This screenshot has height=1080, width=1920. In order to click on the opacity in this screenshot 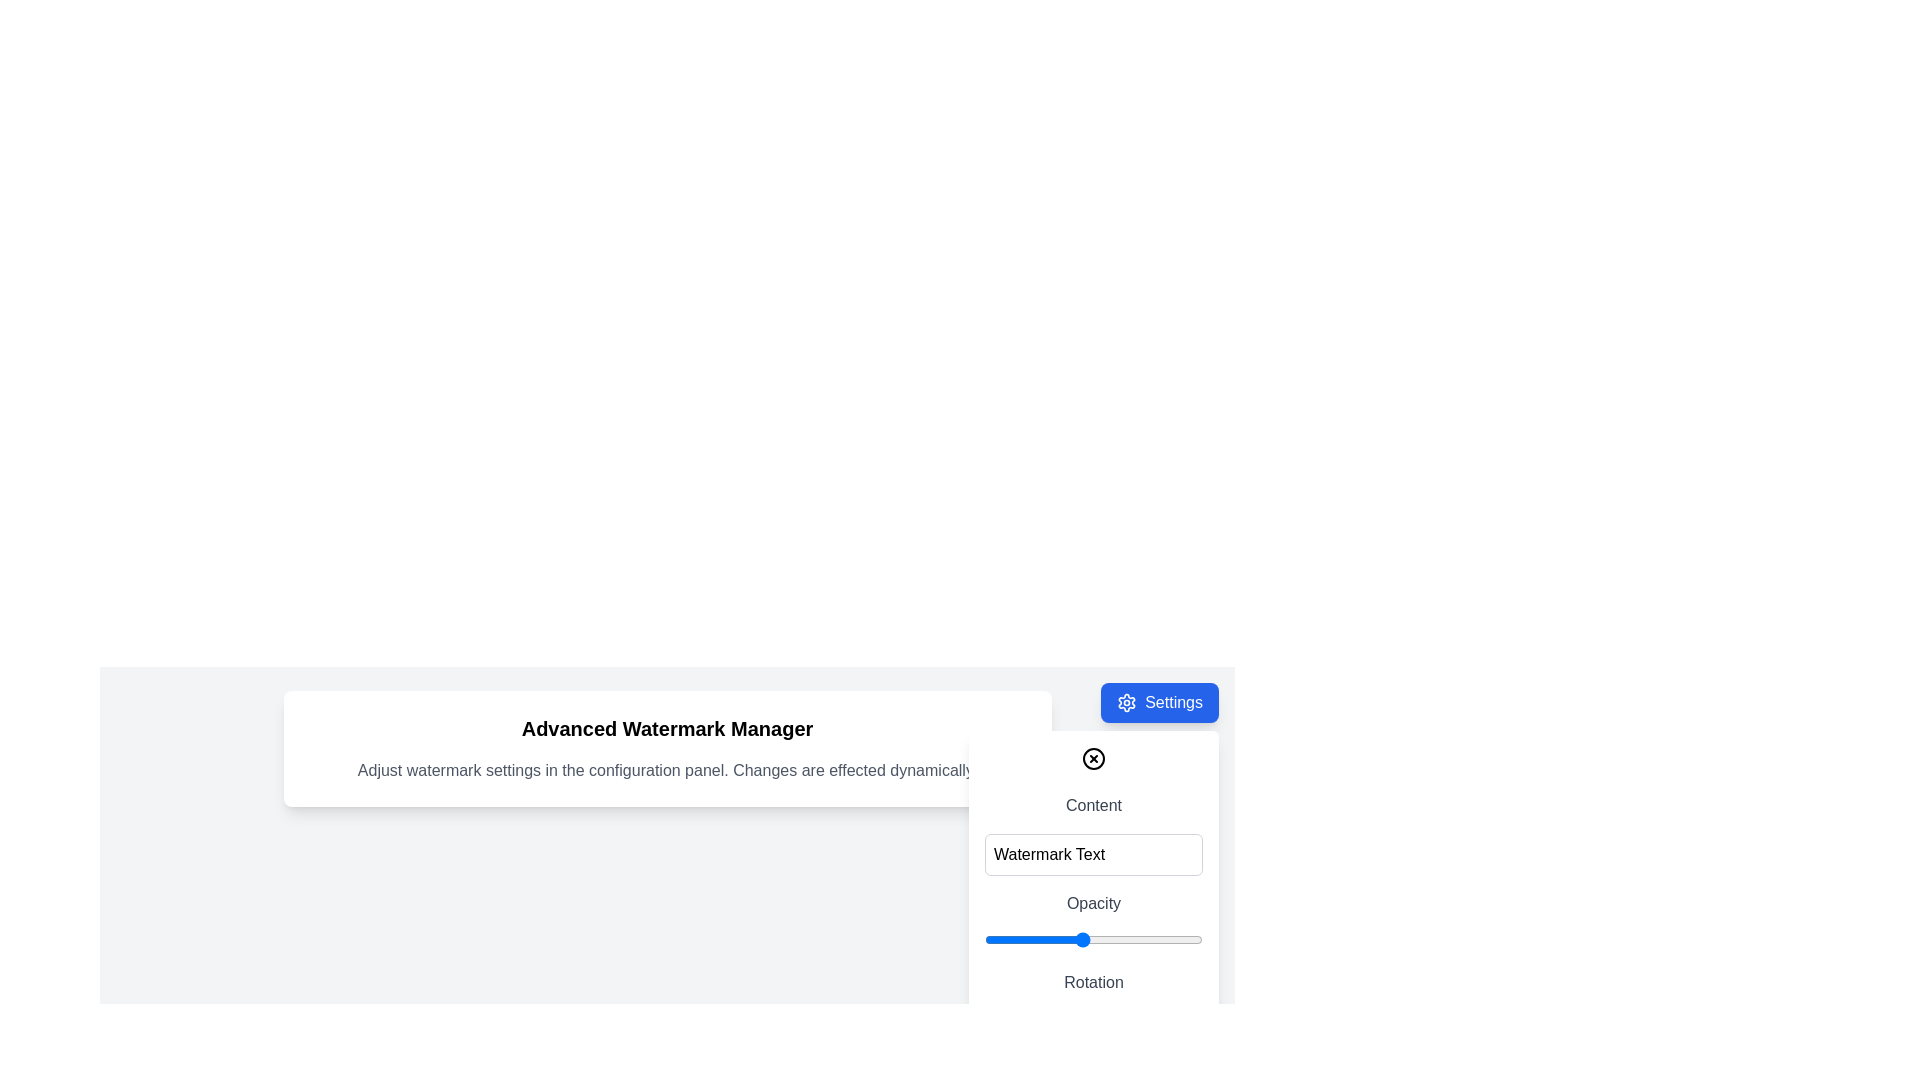, I will do `click(960, 940)`.